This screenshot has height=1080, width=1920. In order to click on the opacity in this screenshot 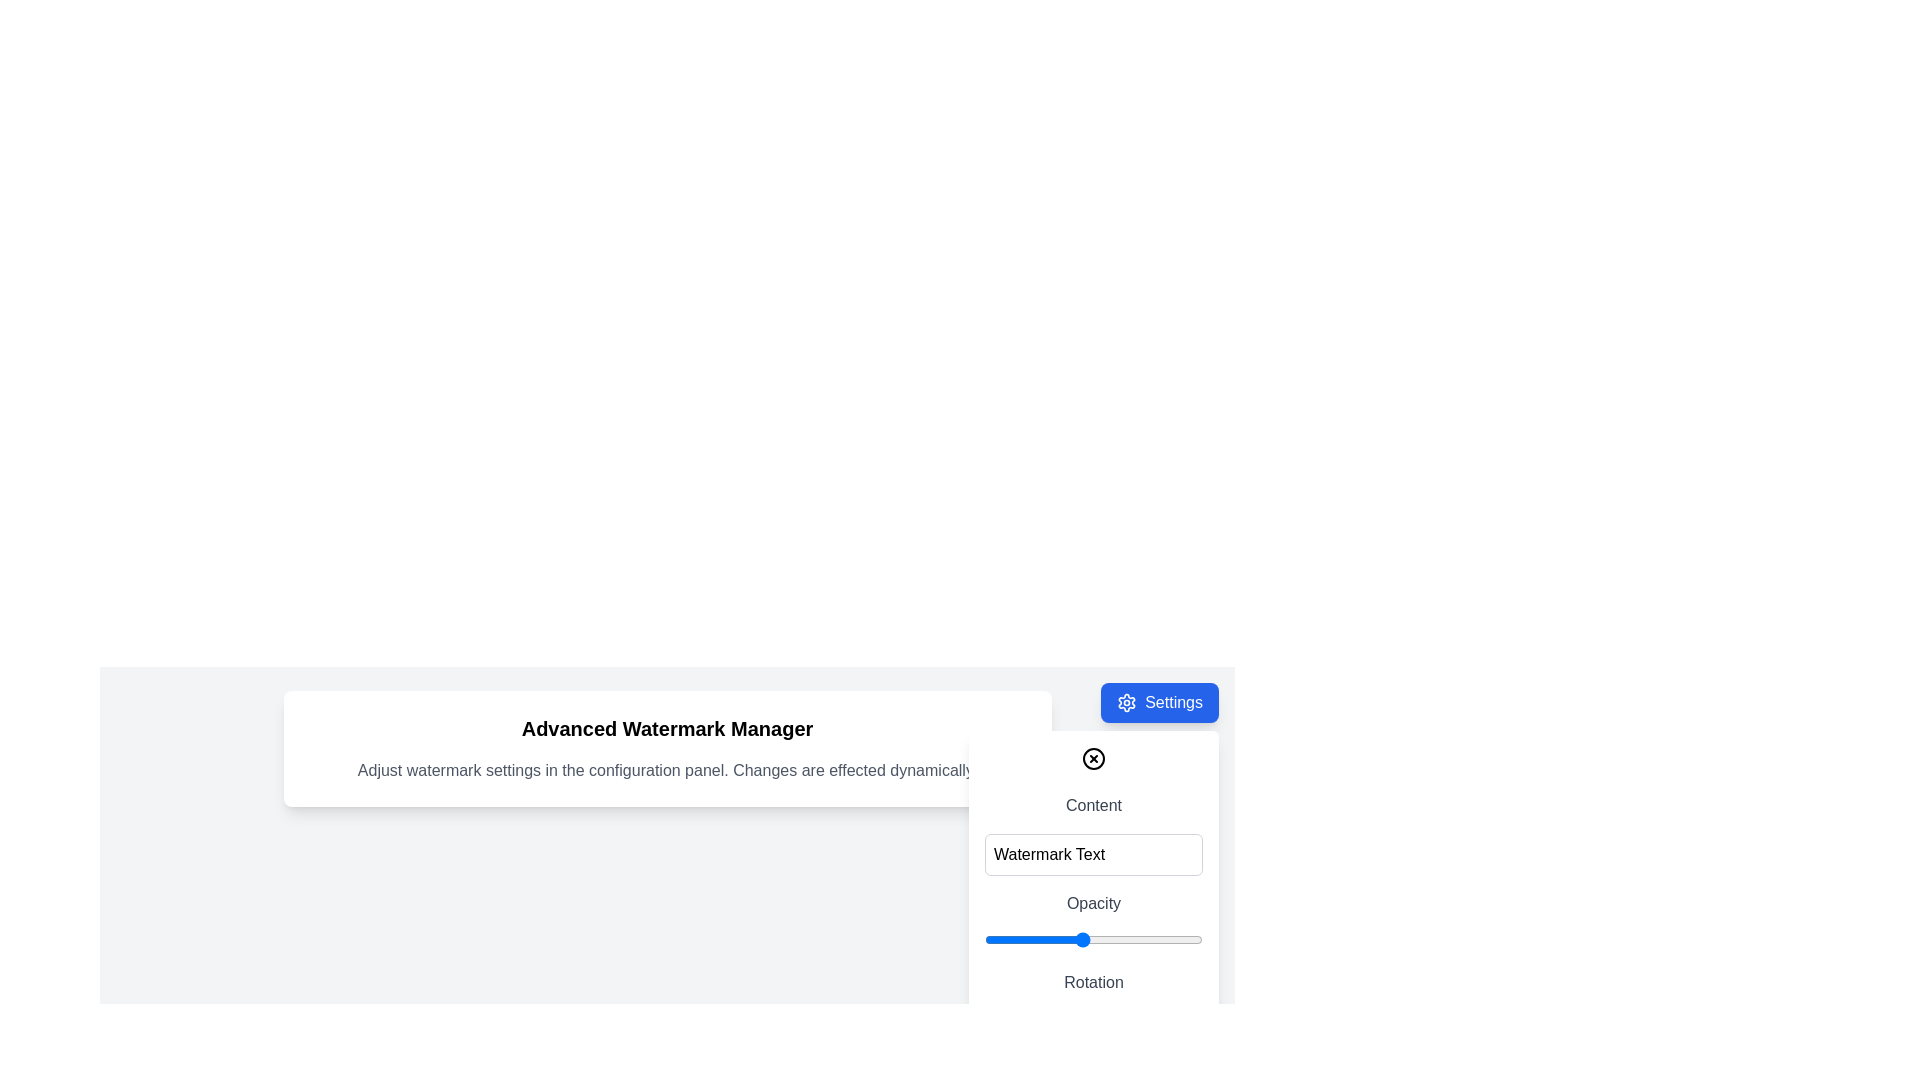, I will do `click(960, 940)`.